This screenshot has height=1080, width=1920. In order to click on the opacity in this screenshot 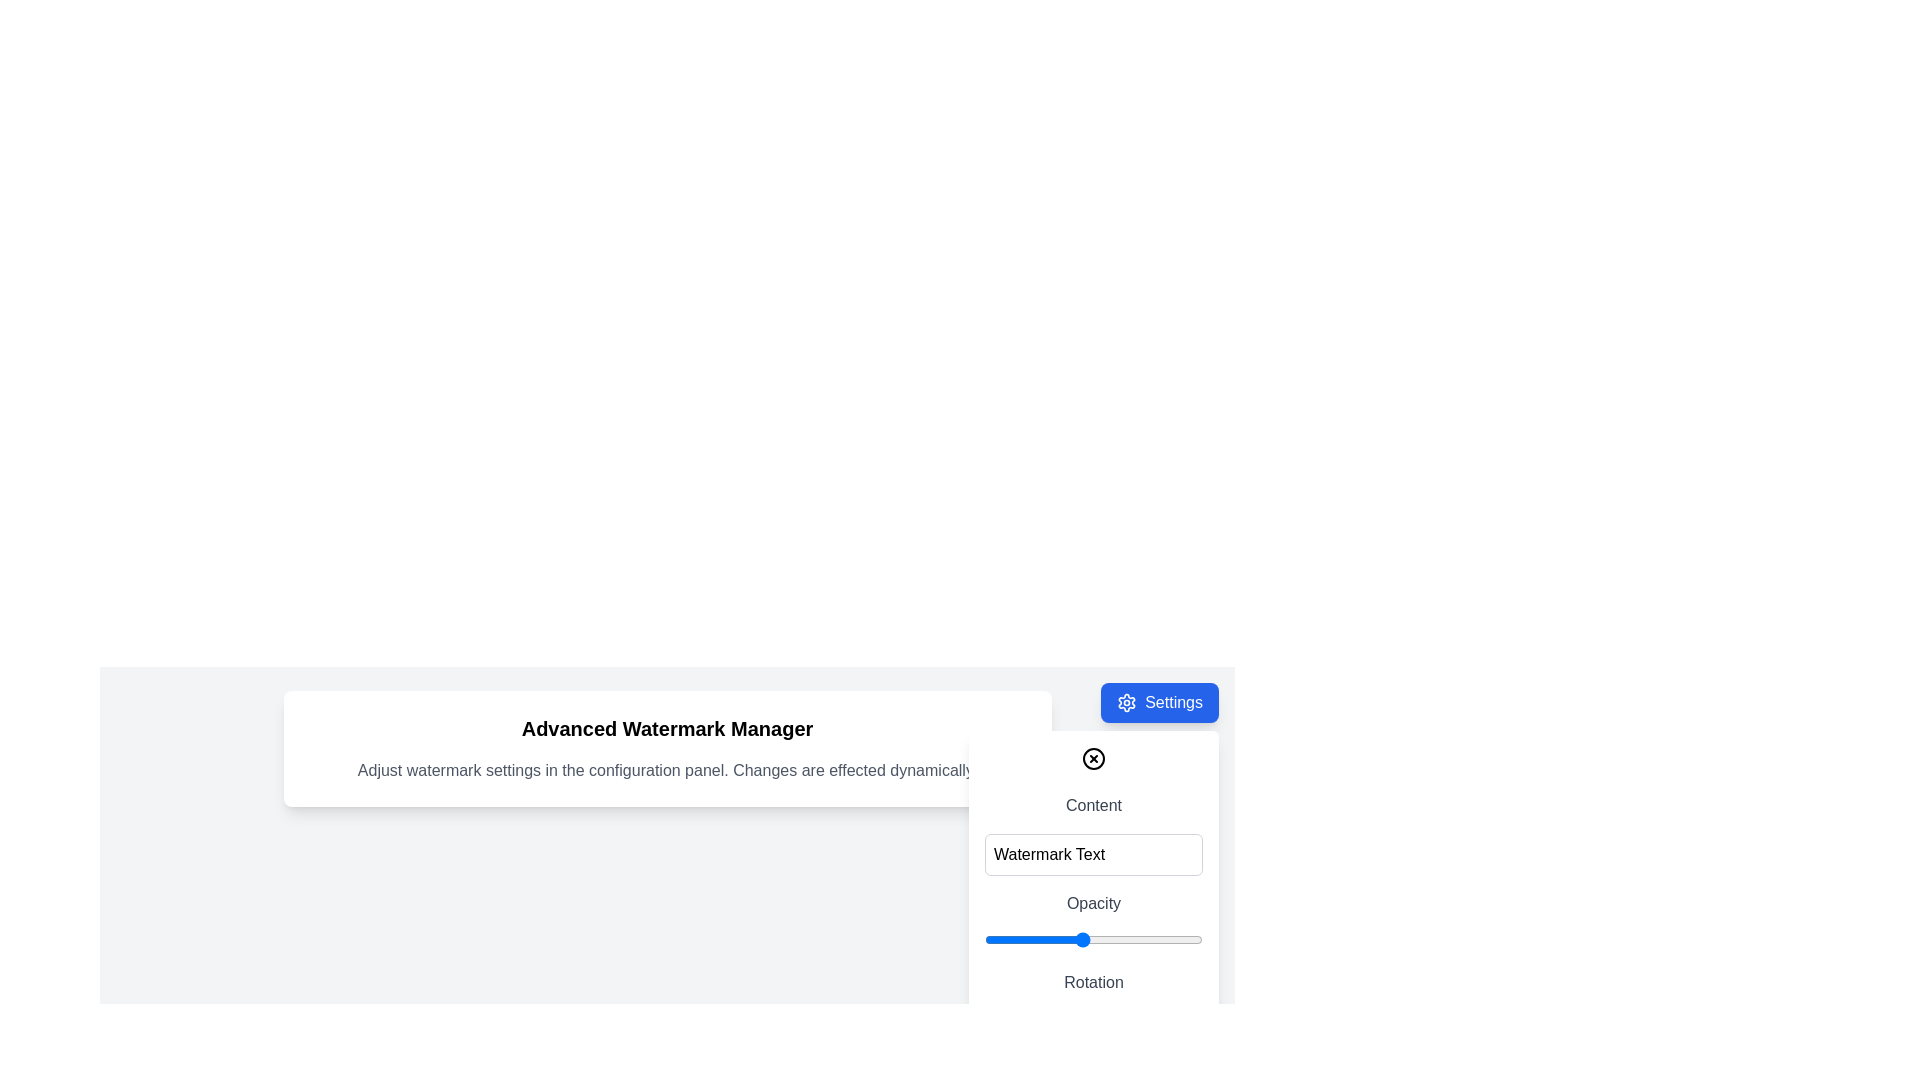, I will do `click(960, 940)`.